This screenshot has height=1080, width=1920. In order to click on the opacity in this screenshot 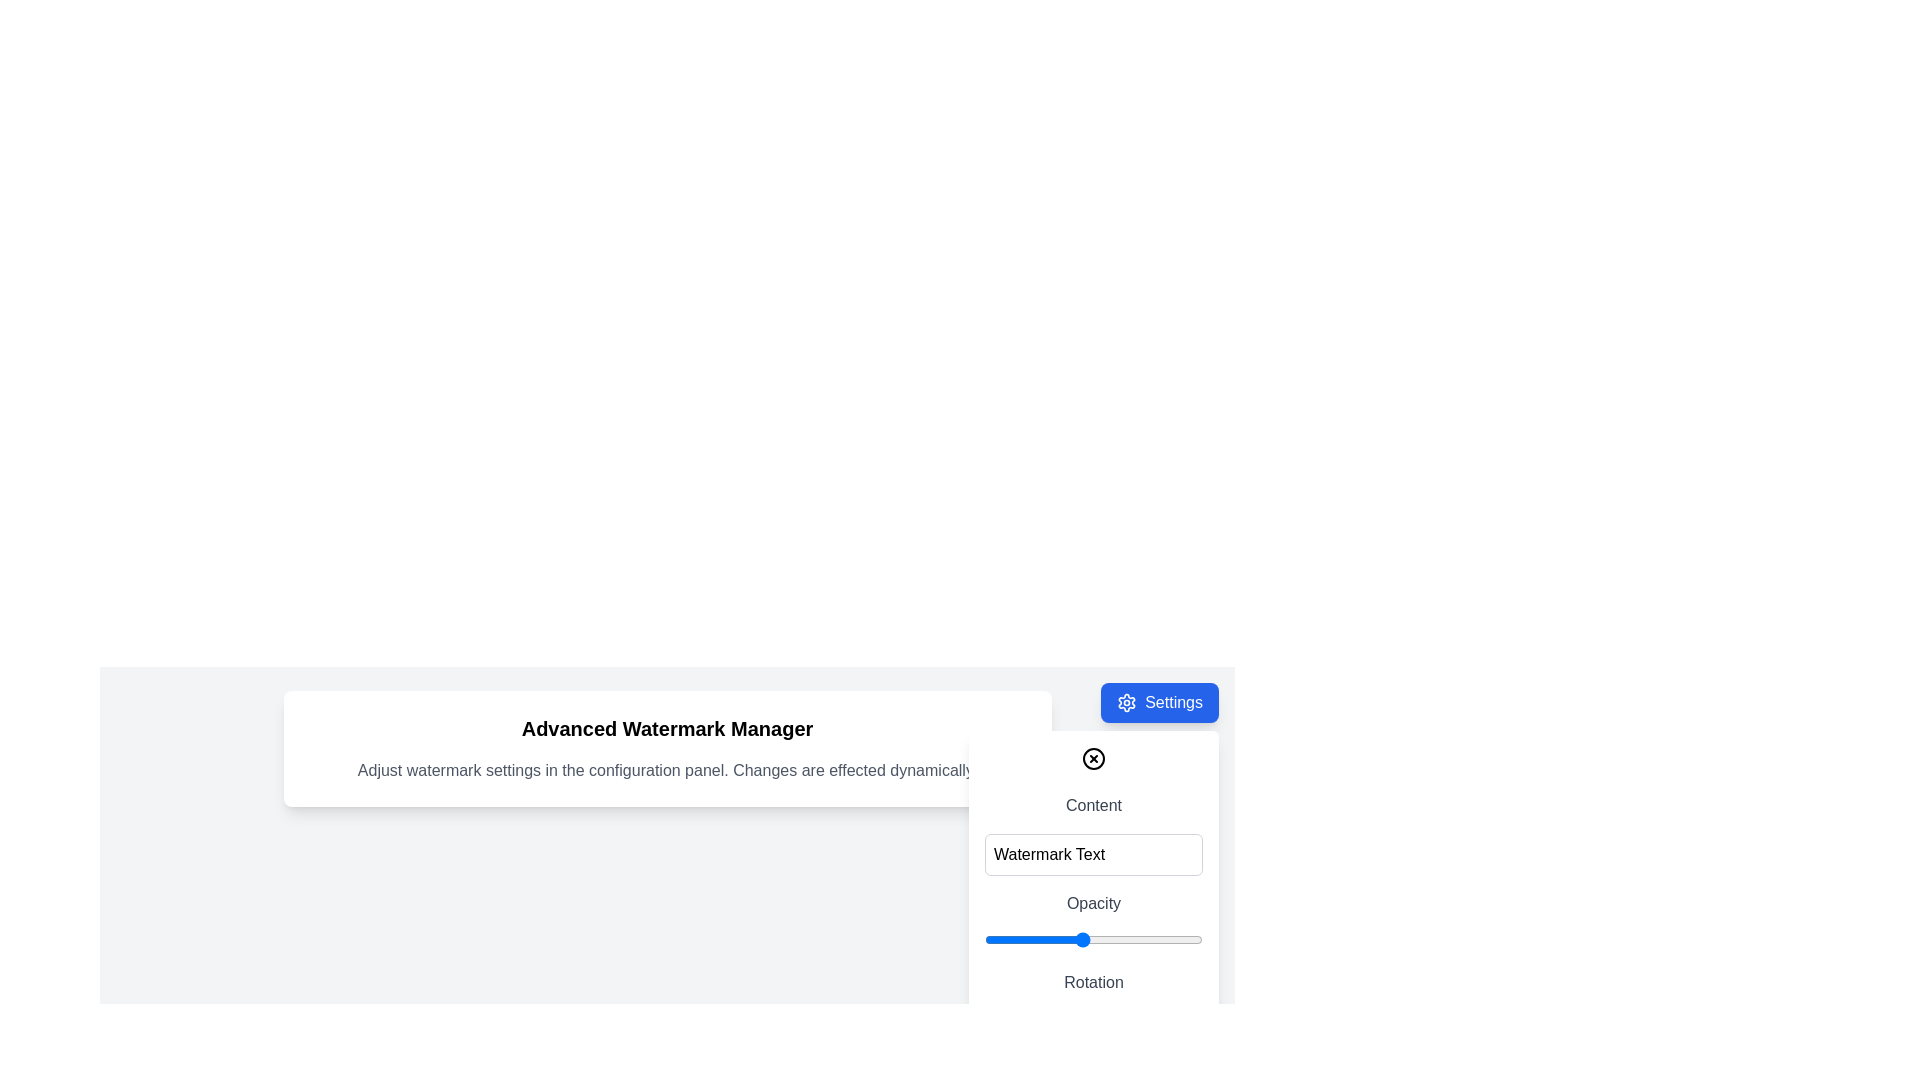, I will do `click(960, 940)`.